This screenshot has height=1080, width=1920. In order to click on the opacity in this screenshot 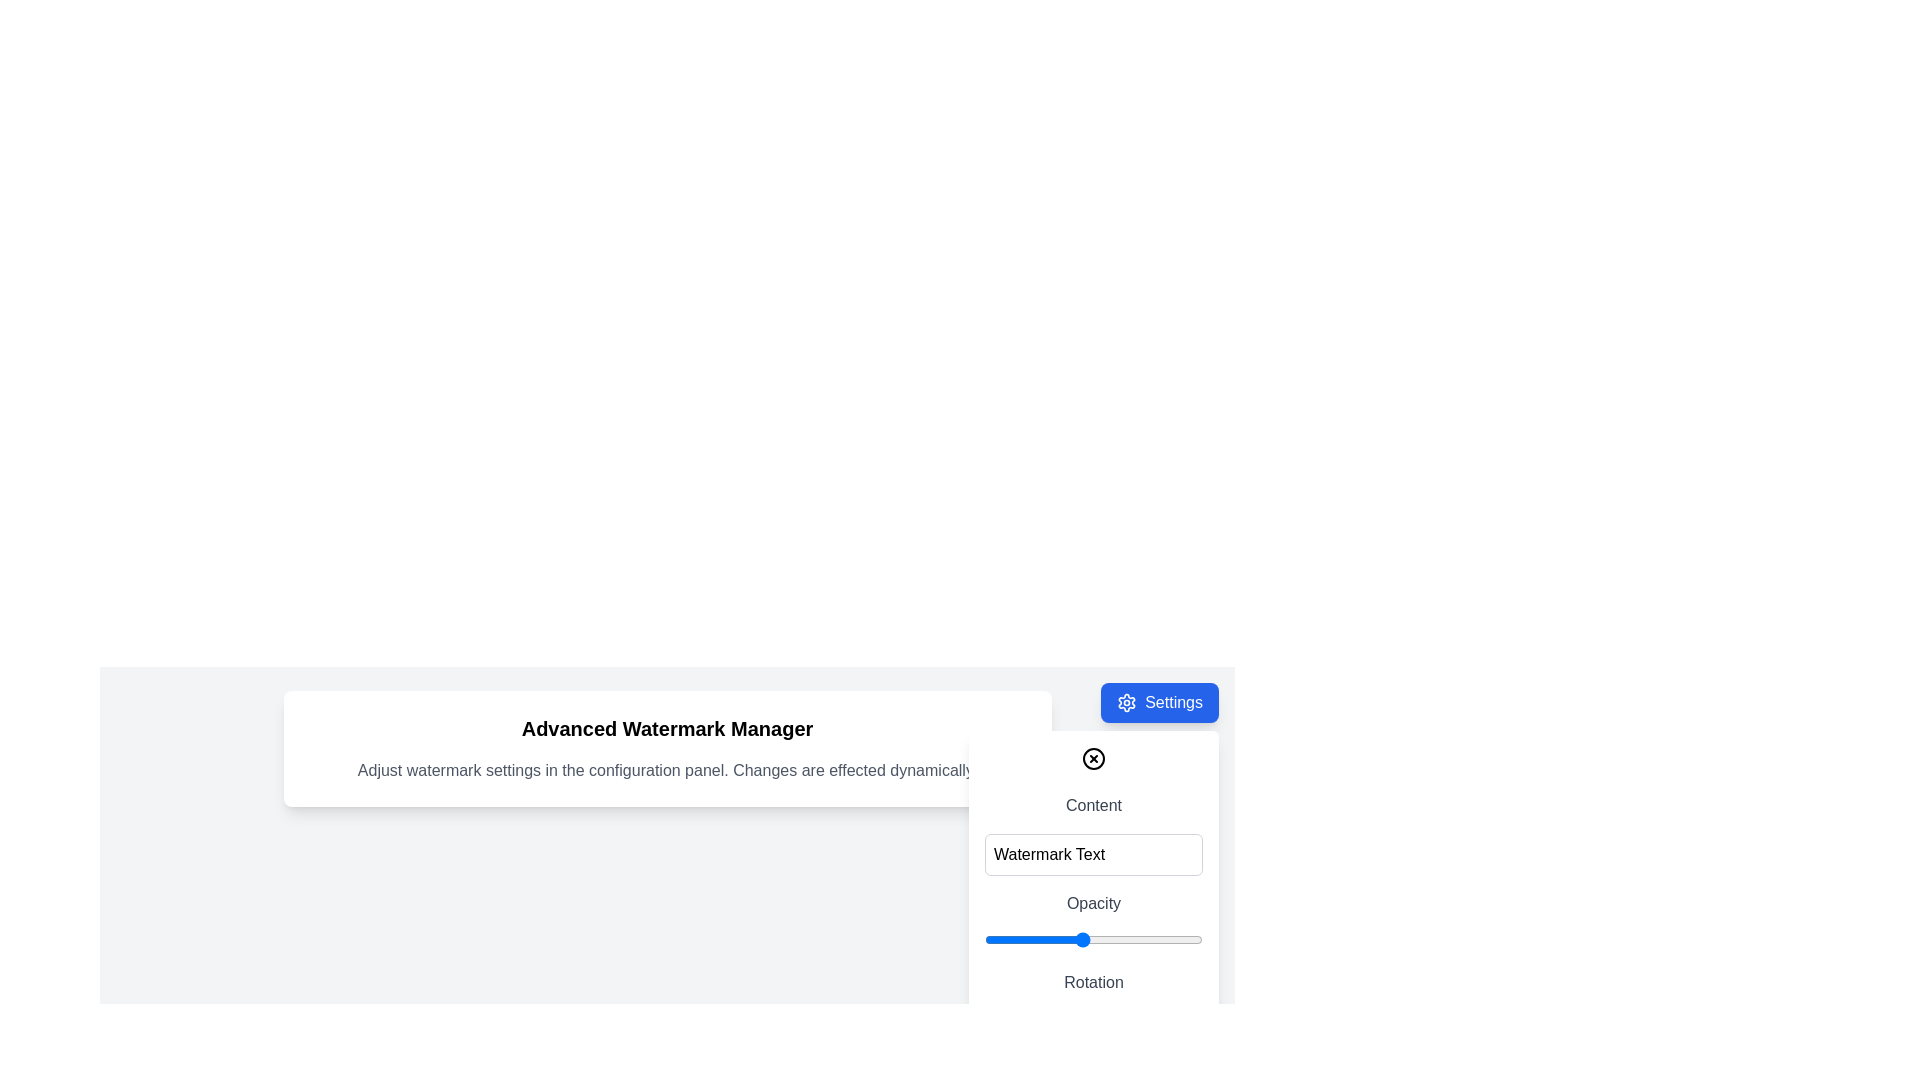, I will do `click(960, 940)`.